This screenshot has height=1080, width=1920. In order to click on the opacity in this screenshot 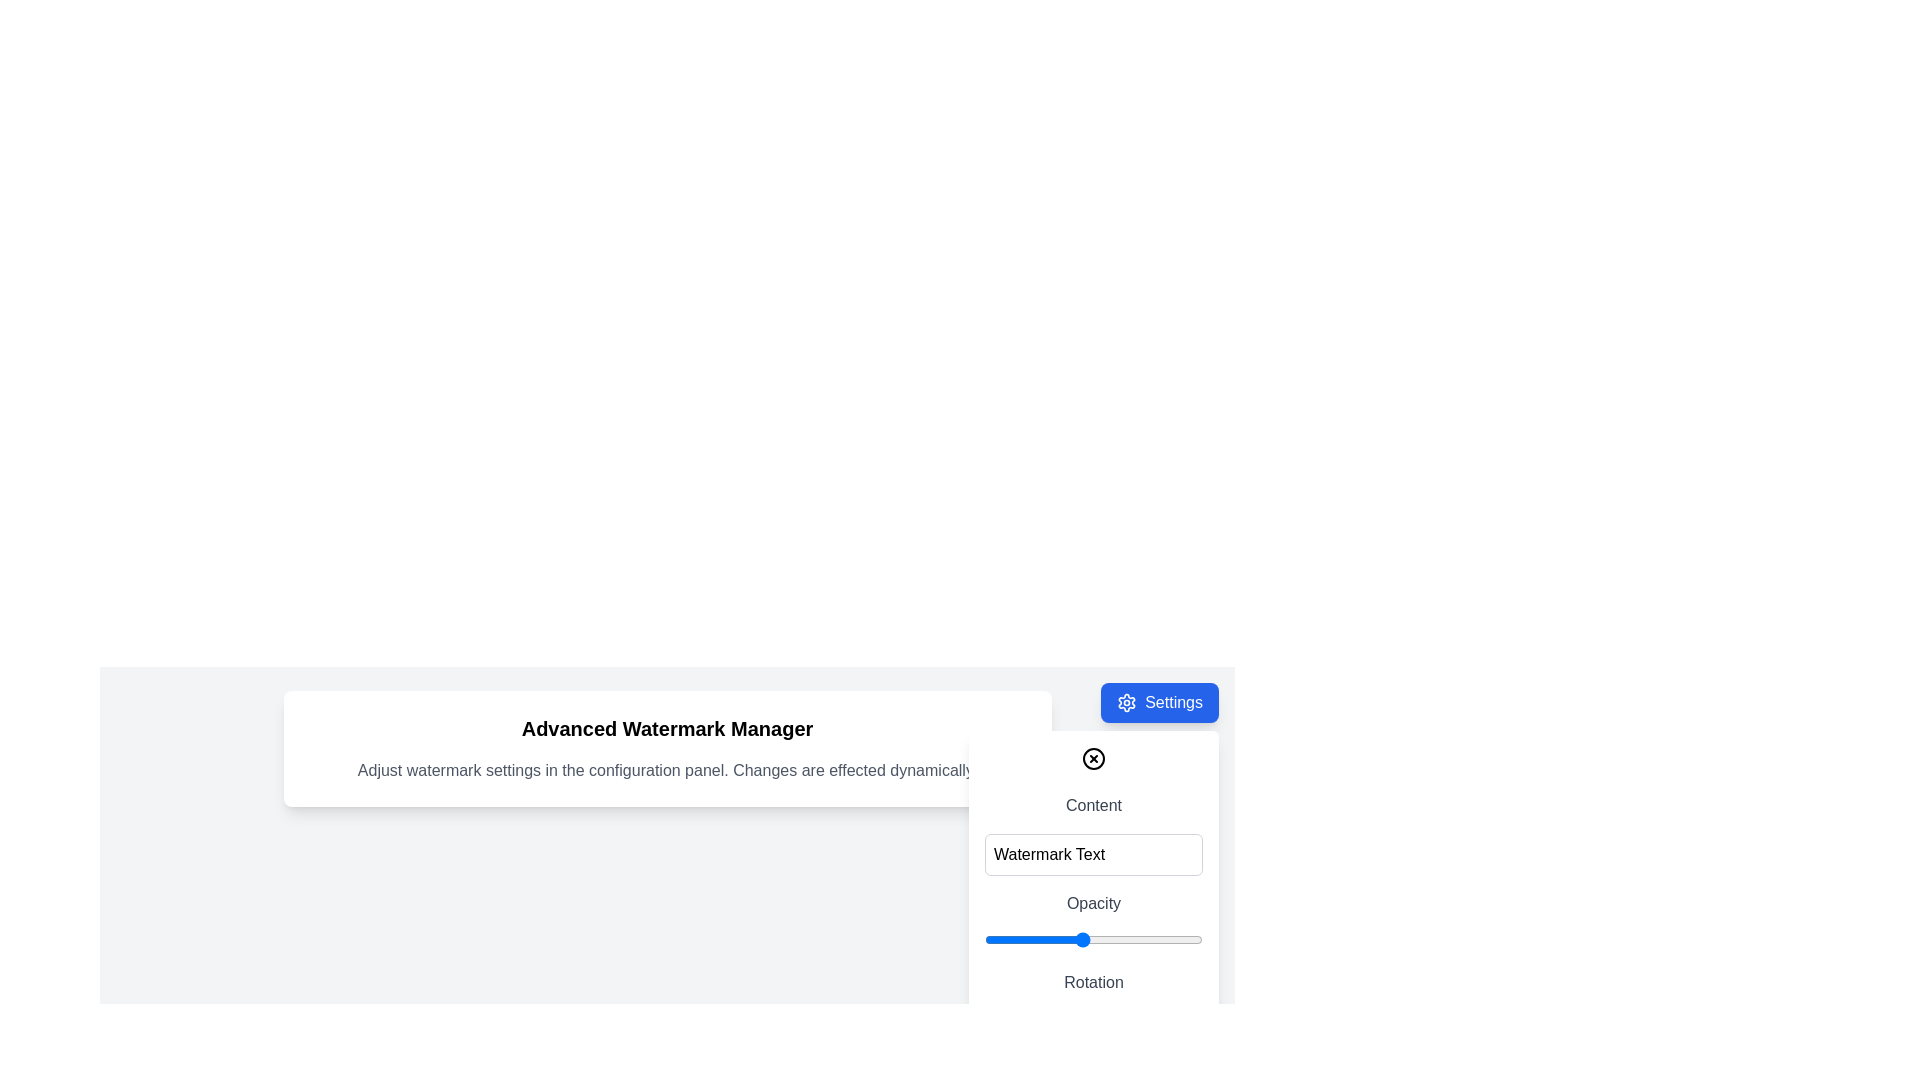, I will do `click(960, 940)`.